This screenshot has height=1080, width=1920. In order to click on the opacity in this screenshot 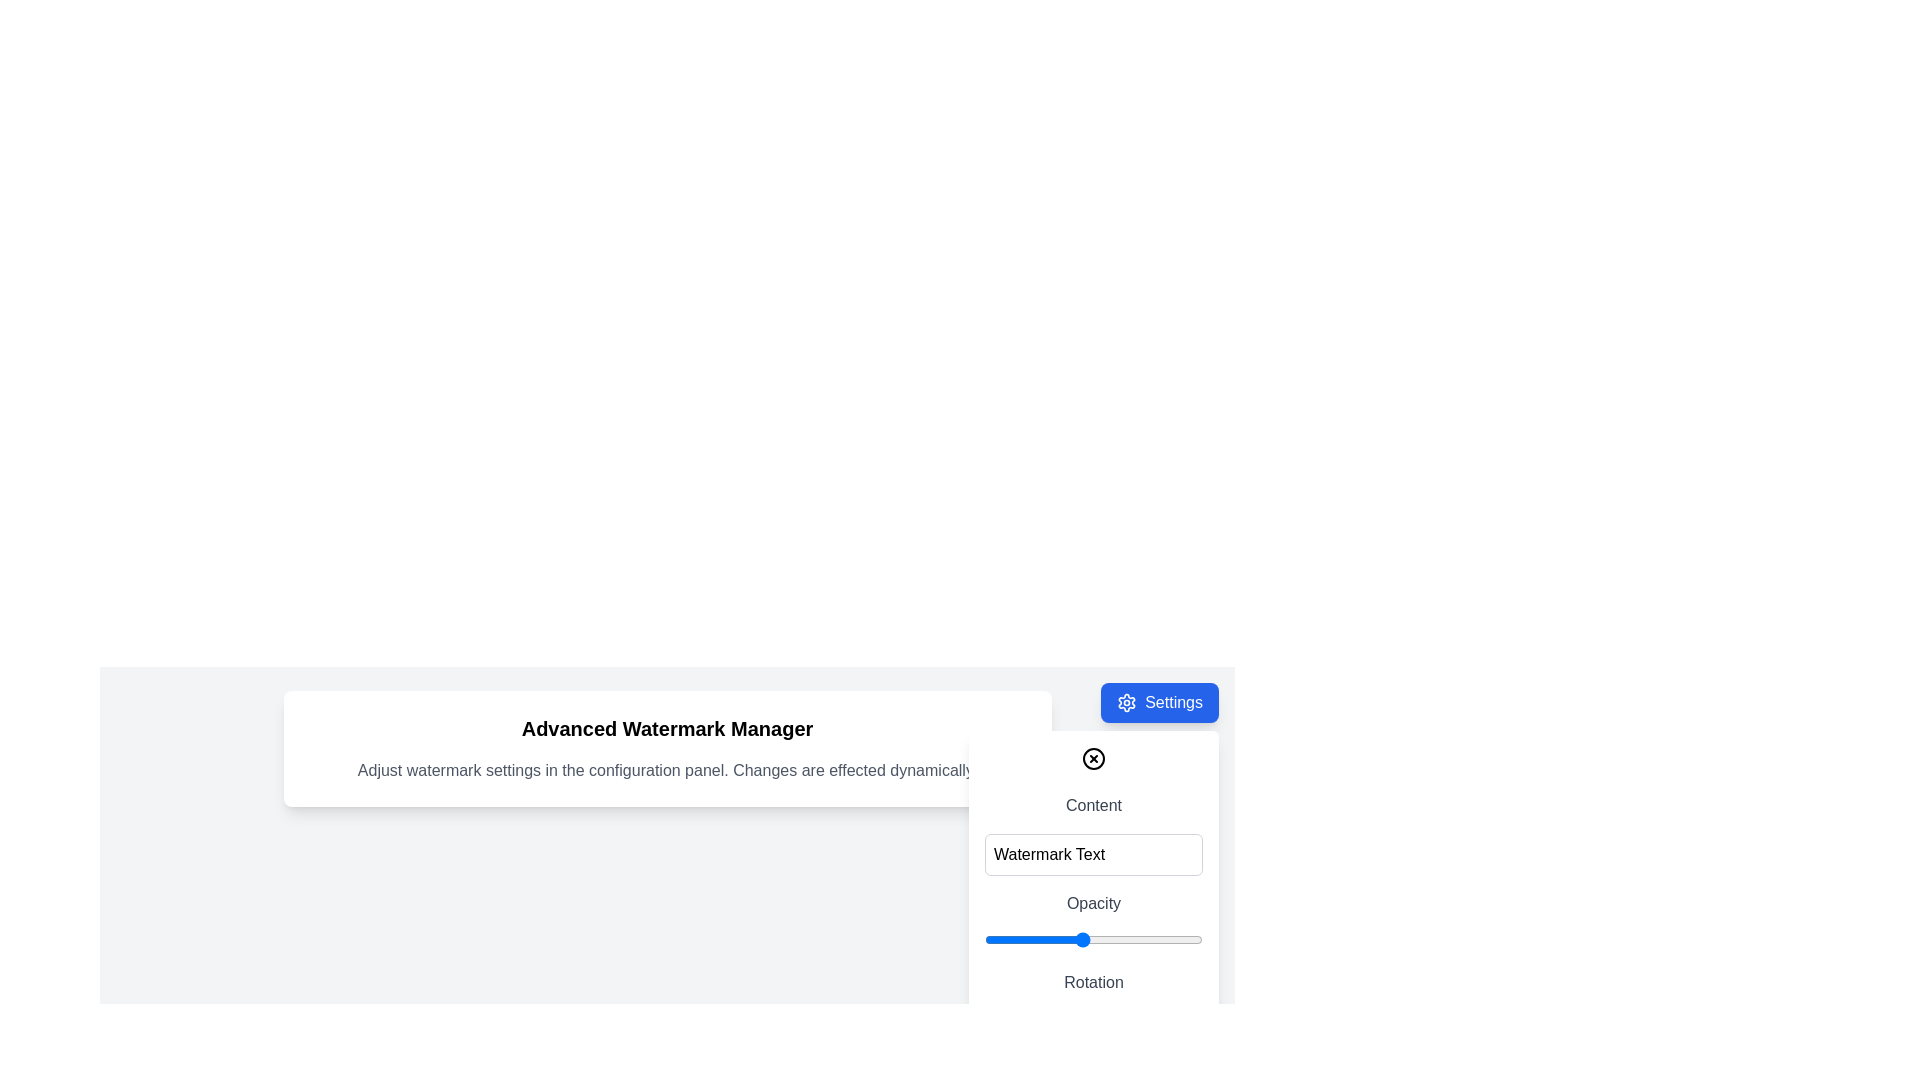, I will do `click(960, 940)`.